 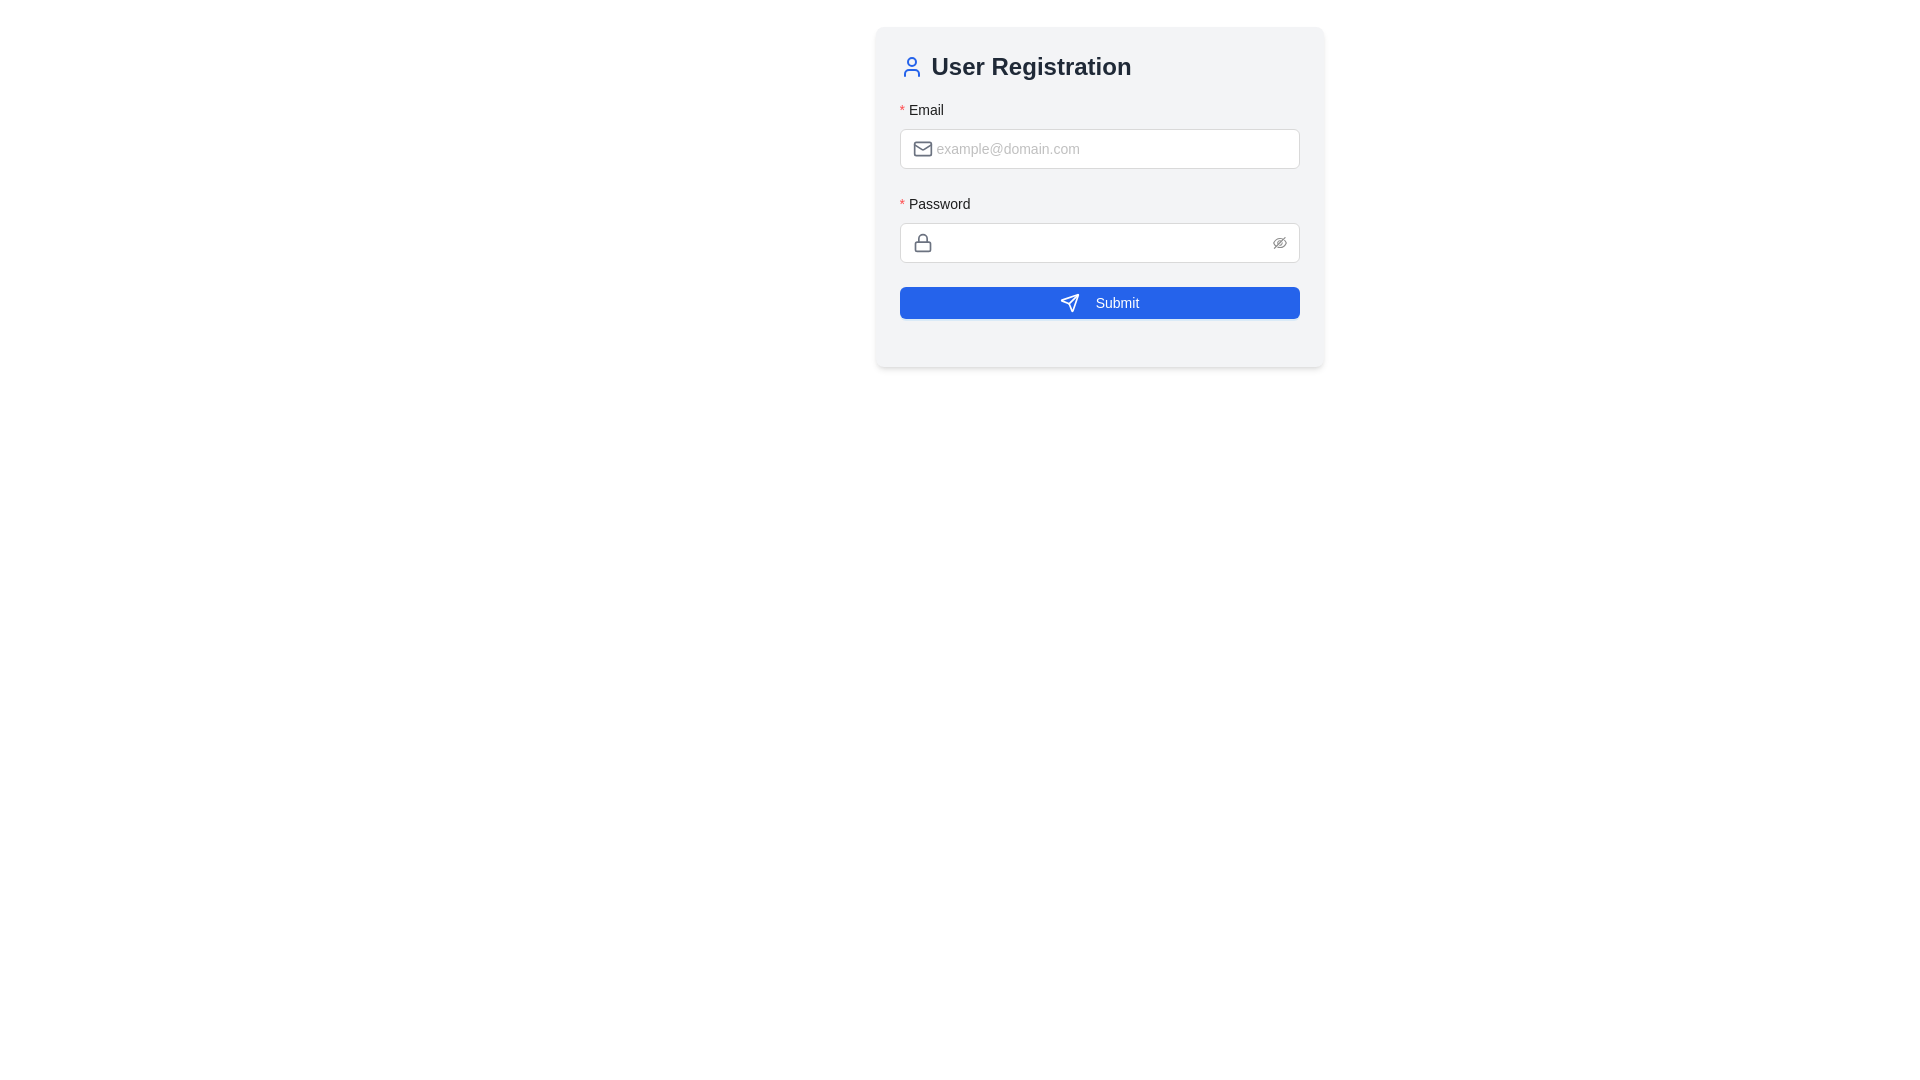 What do you see at coordinates (921, 148) in the screenshot?
I see `the Decorative SVG rectangle within the envelope icon located near the email input field labeled 'Email'` at bounding box center [921, 148].